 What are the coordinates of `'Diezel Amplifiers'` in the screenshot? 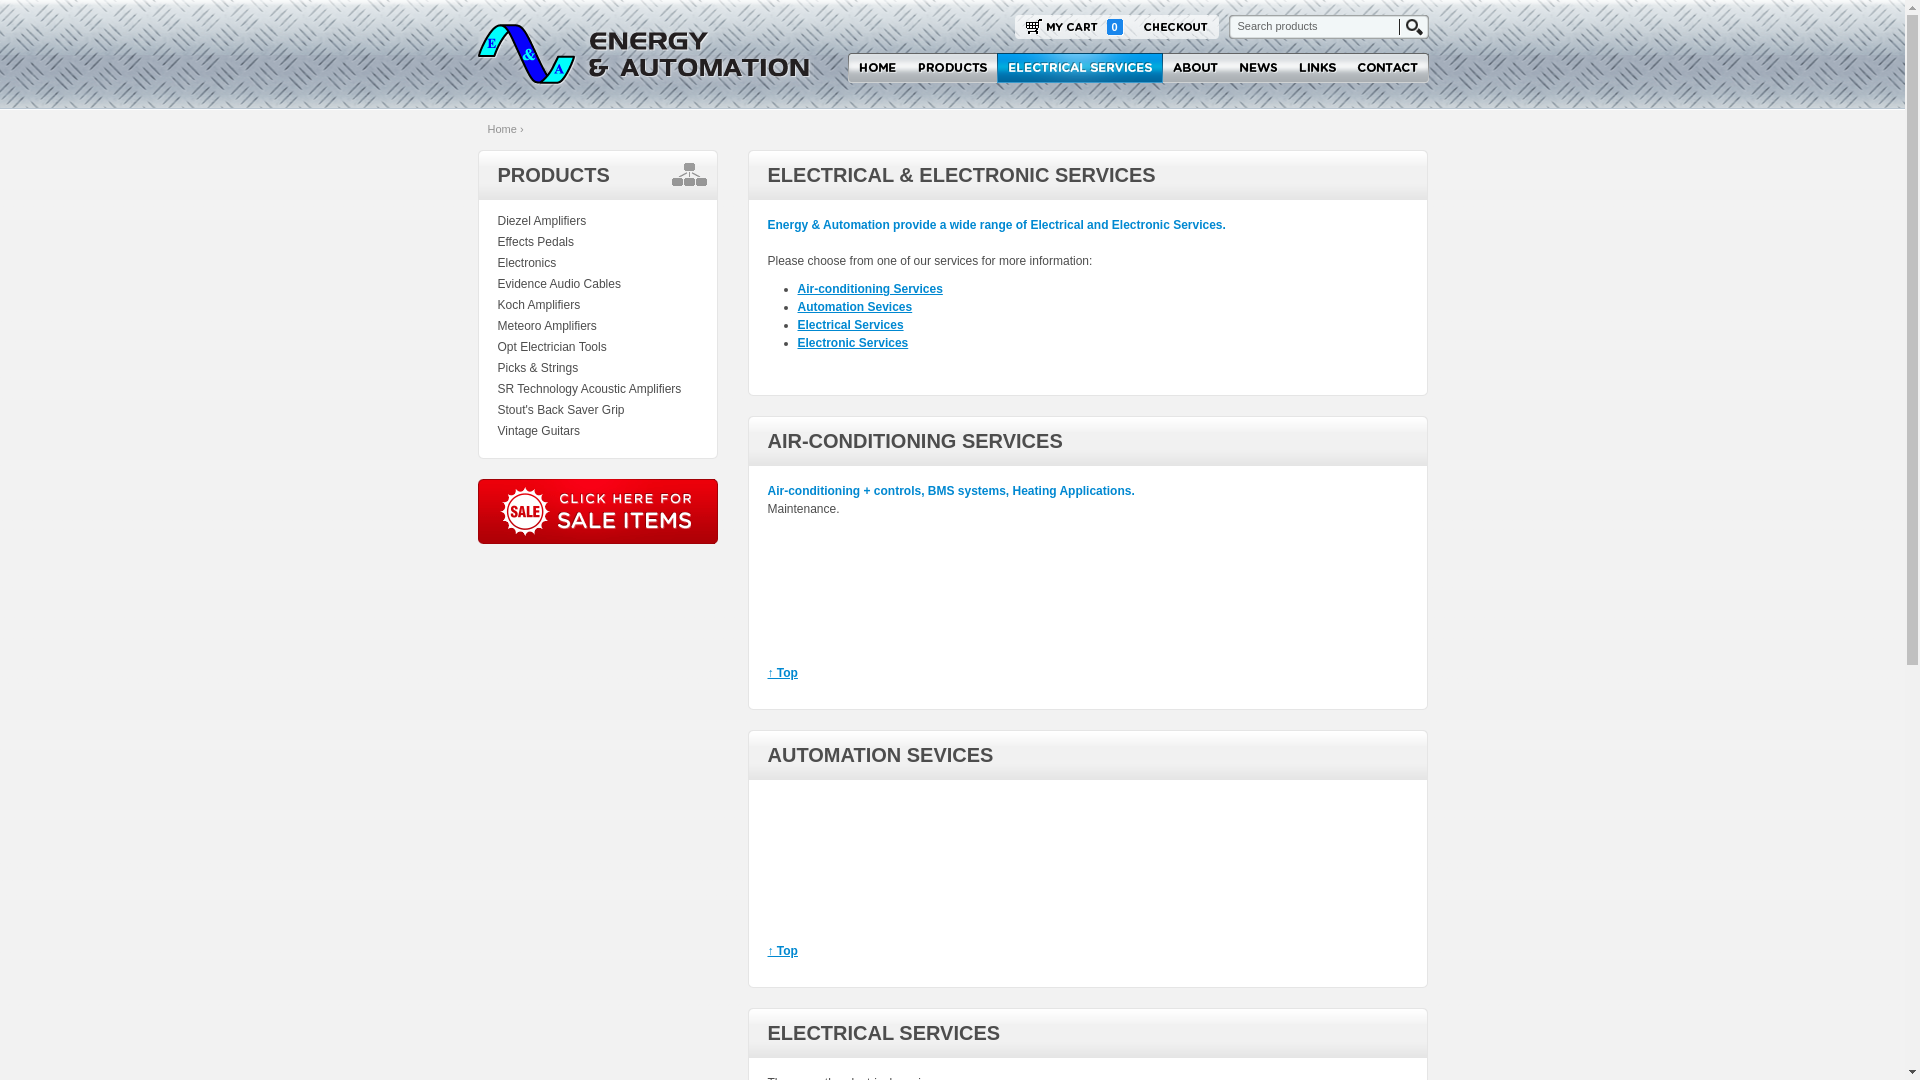 It's located at (541, 221).